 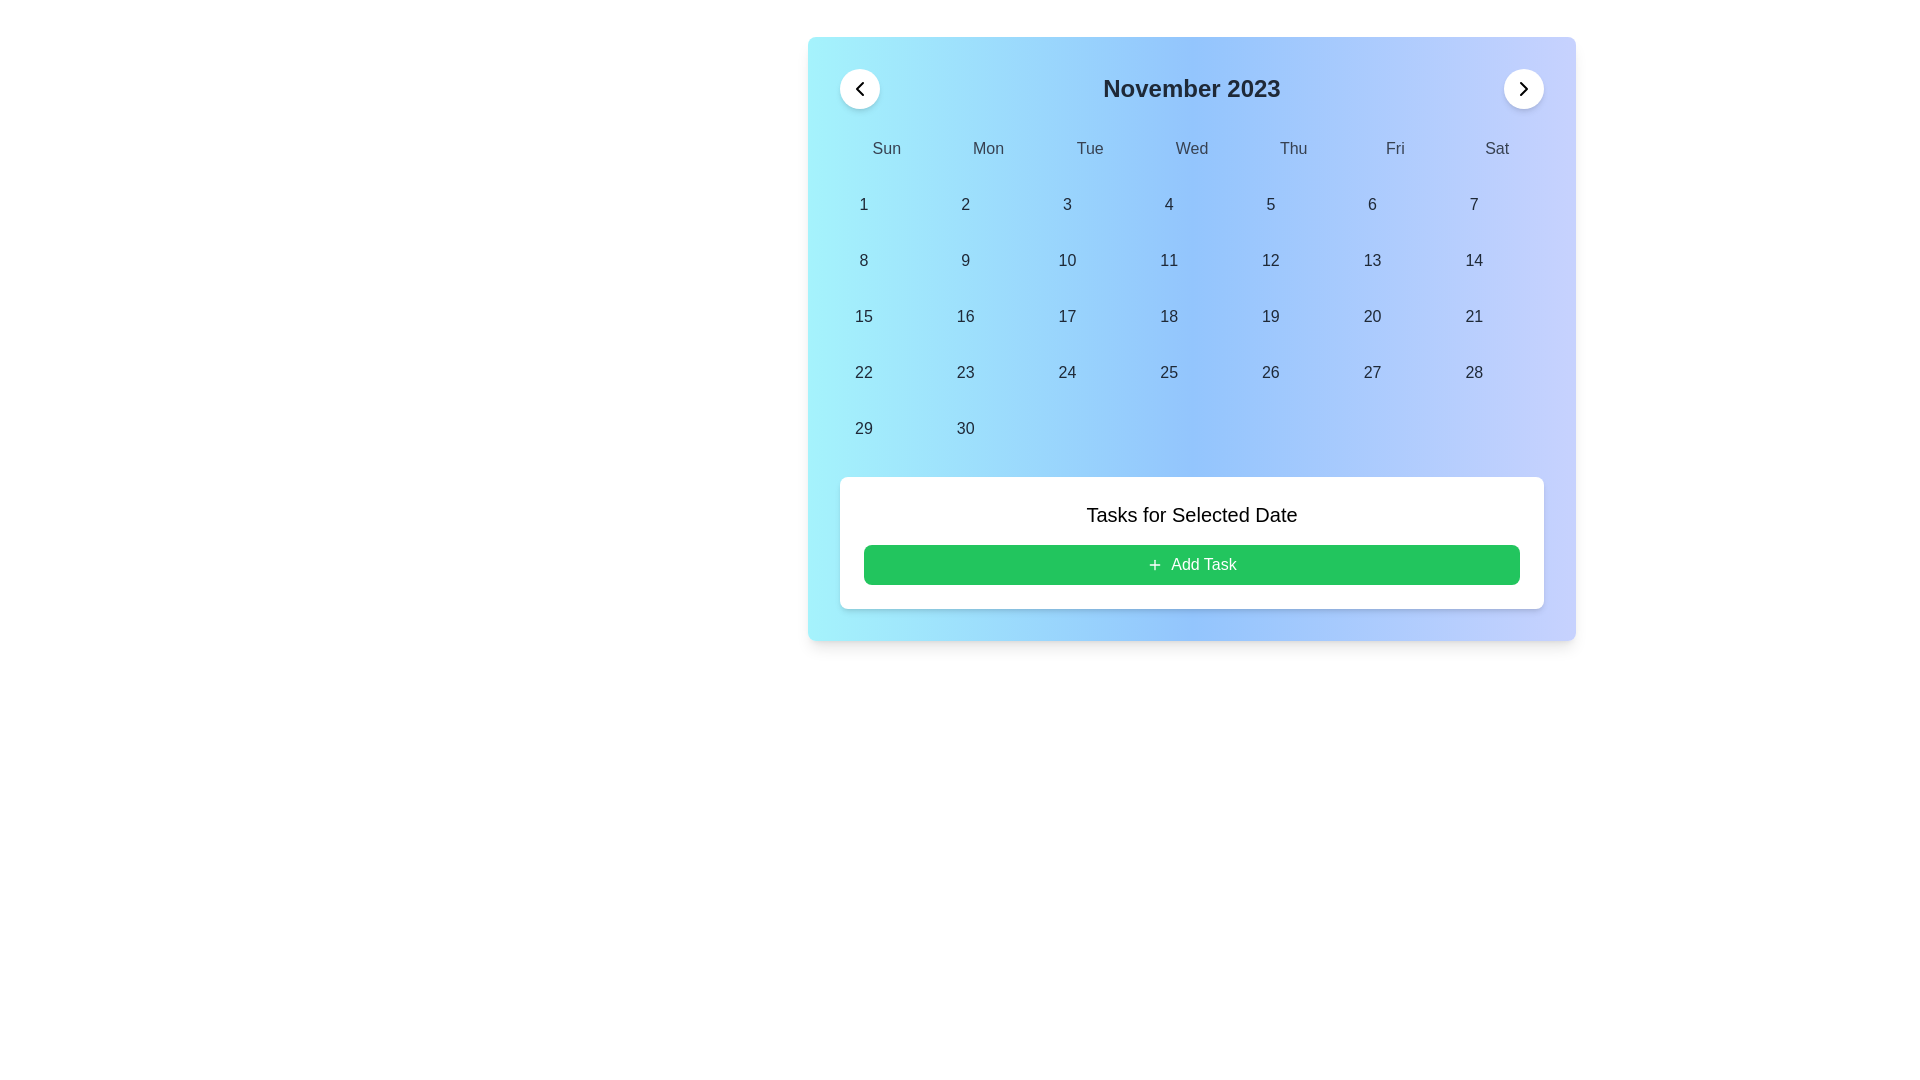 I want to click on the label displaying 'Thu' in the calendar interface, which is the fifth item in a horizontal grid of days of the week, so click(x=1293, y=148).